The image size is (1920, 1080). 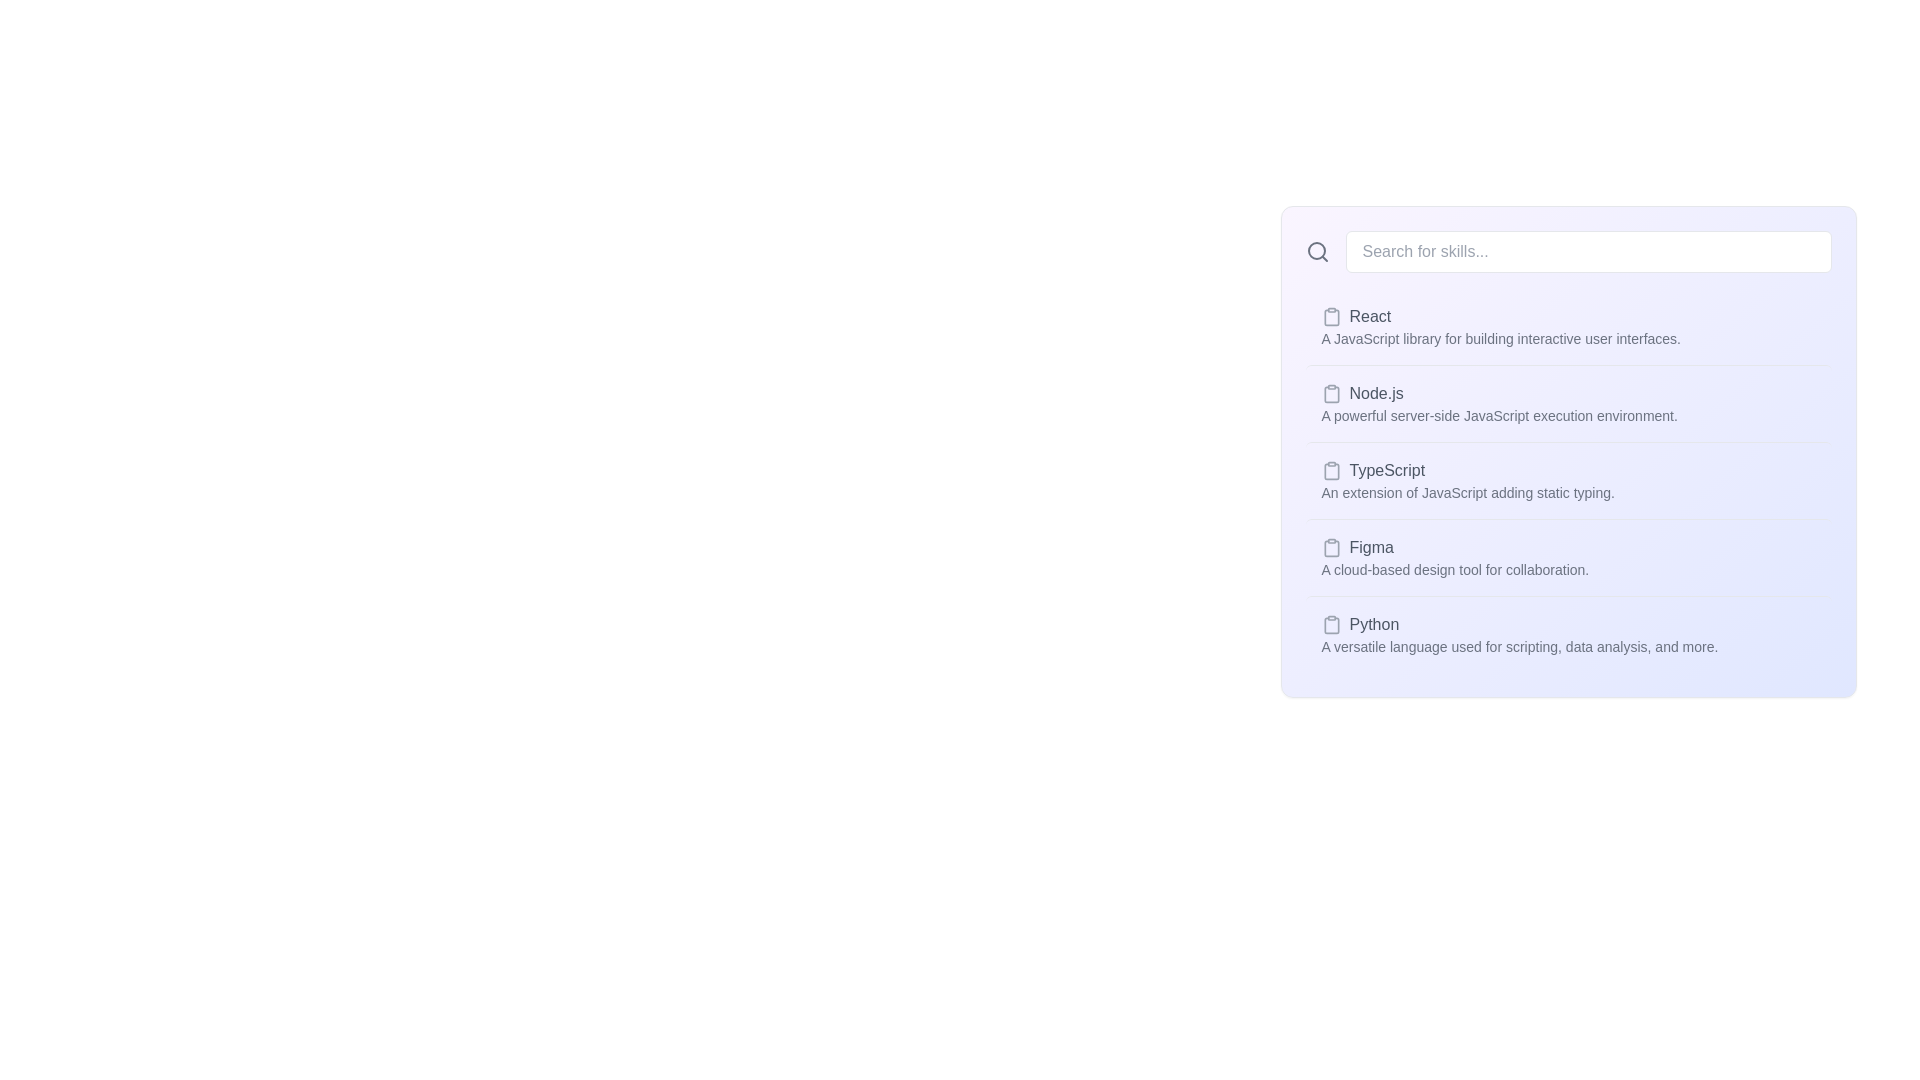 What do you see at coordinates (1567, 403) in the screenshot?
I see `the second list item in the skills list that introduces 'Node.js' by clicking on it` at bounding box center [1567, 403].